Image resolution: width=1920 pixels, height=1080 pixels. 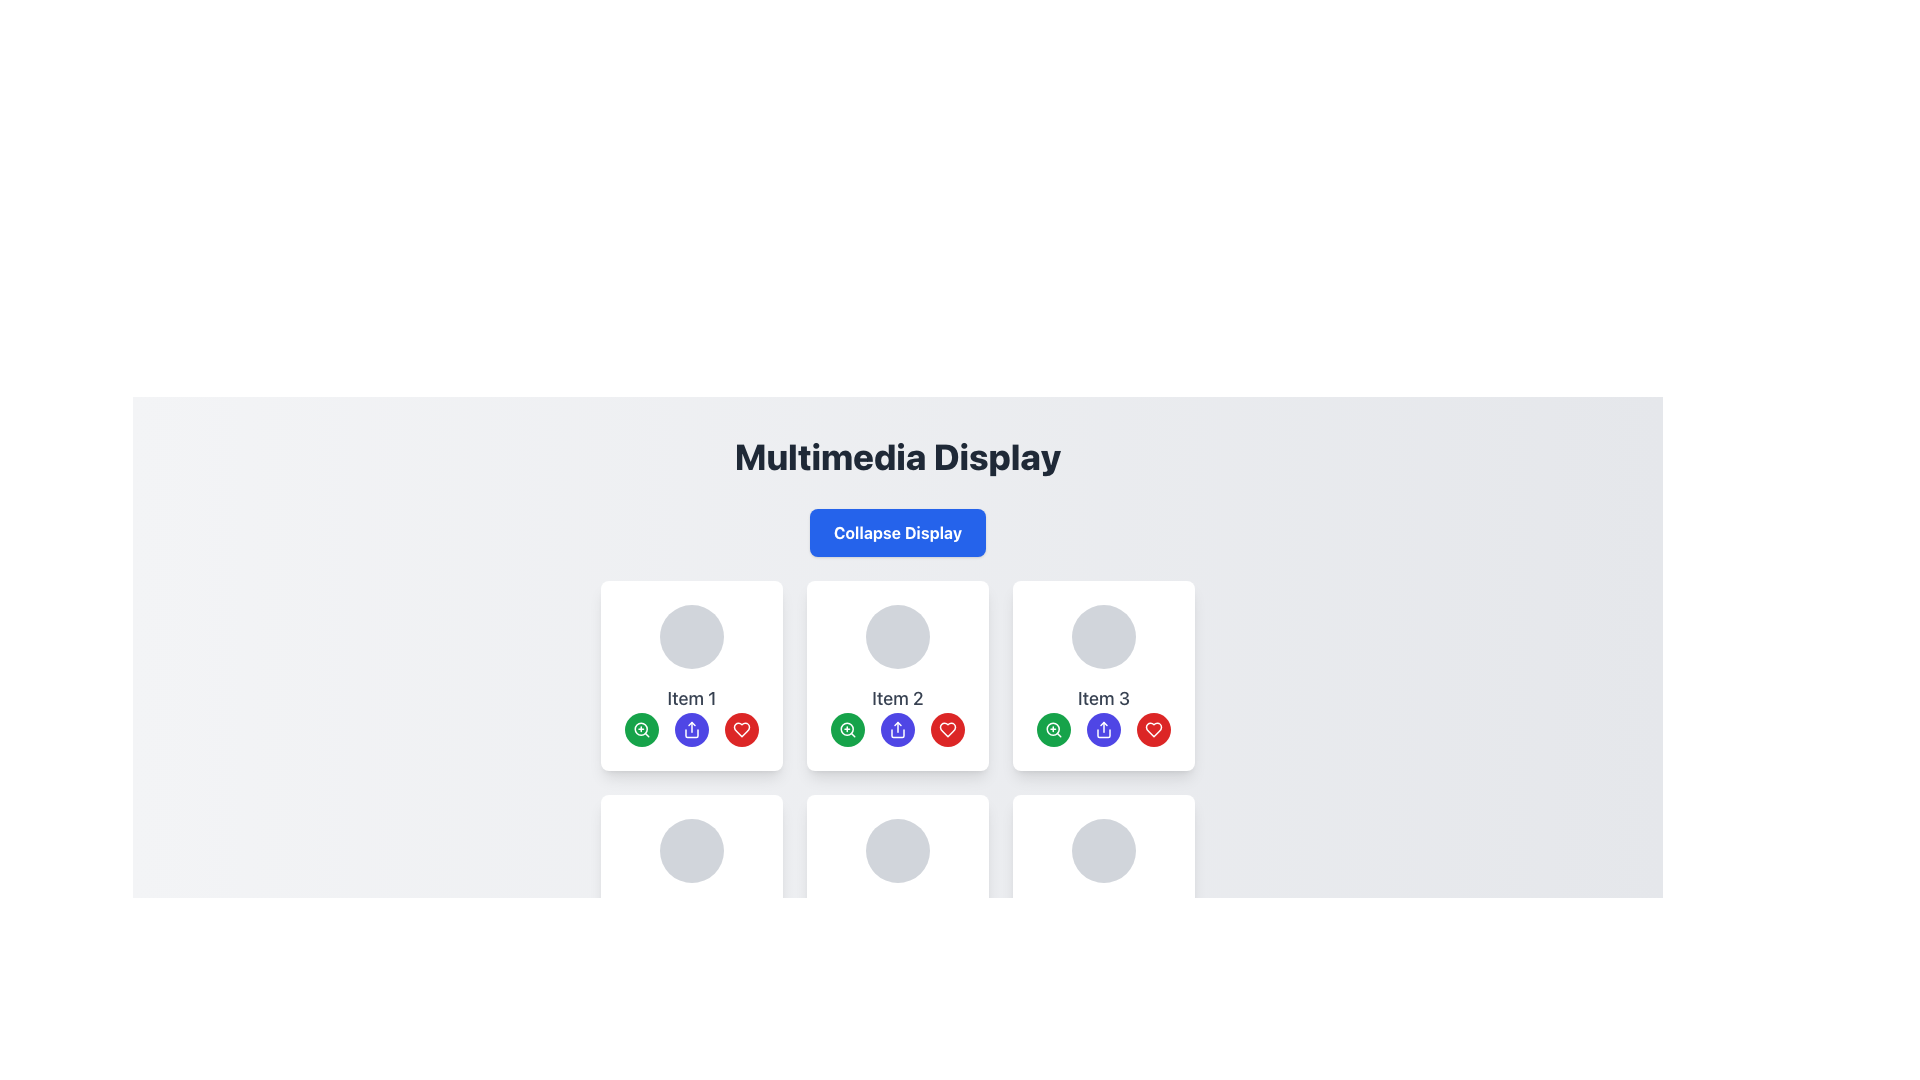 What do you see at coordinates (642, 729) in the screenshot?
I see `the zoom-in button with an icon located in the first card labeled 'Item 1'` at bounding box center [642, 729].